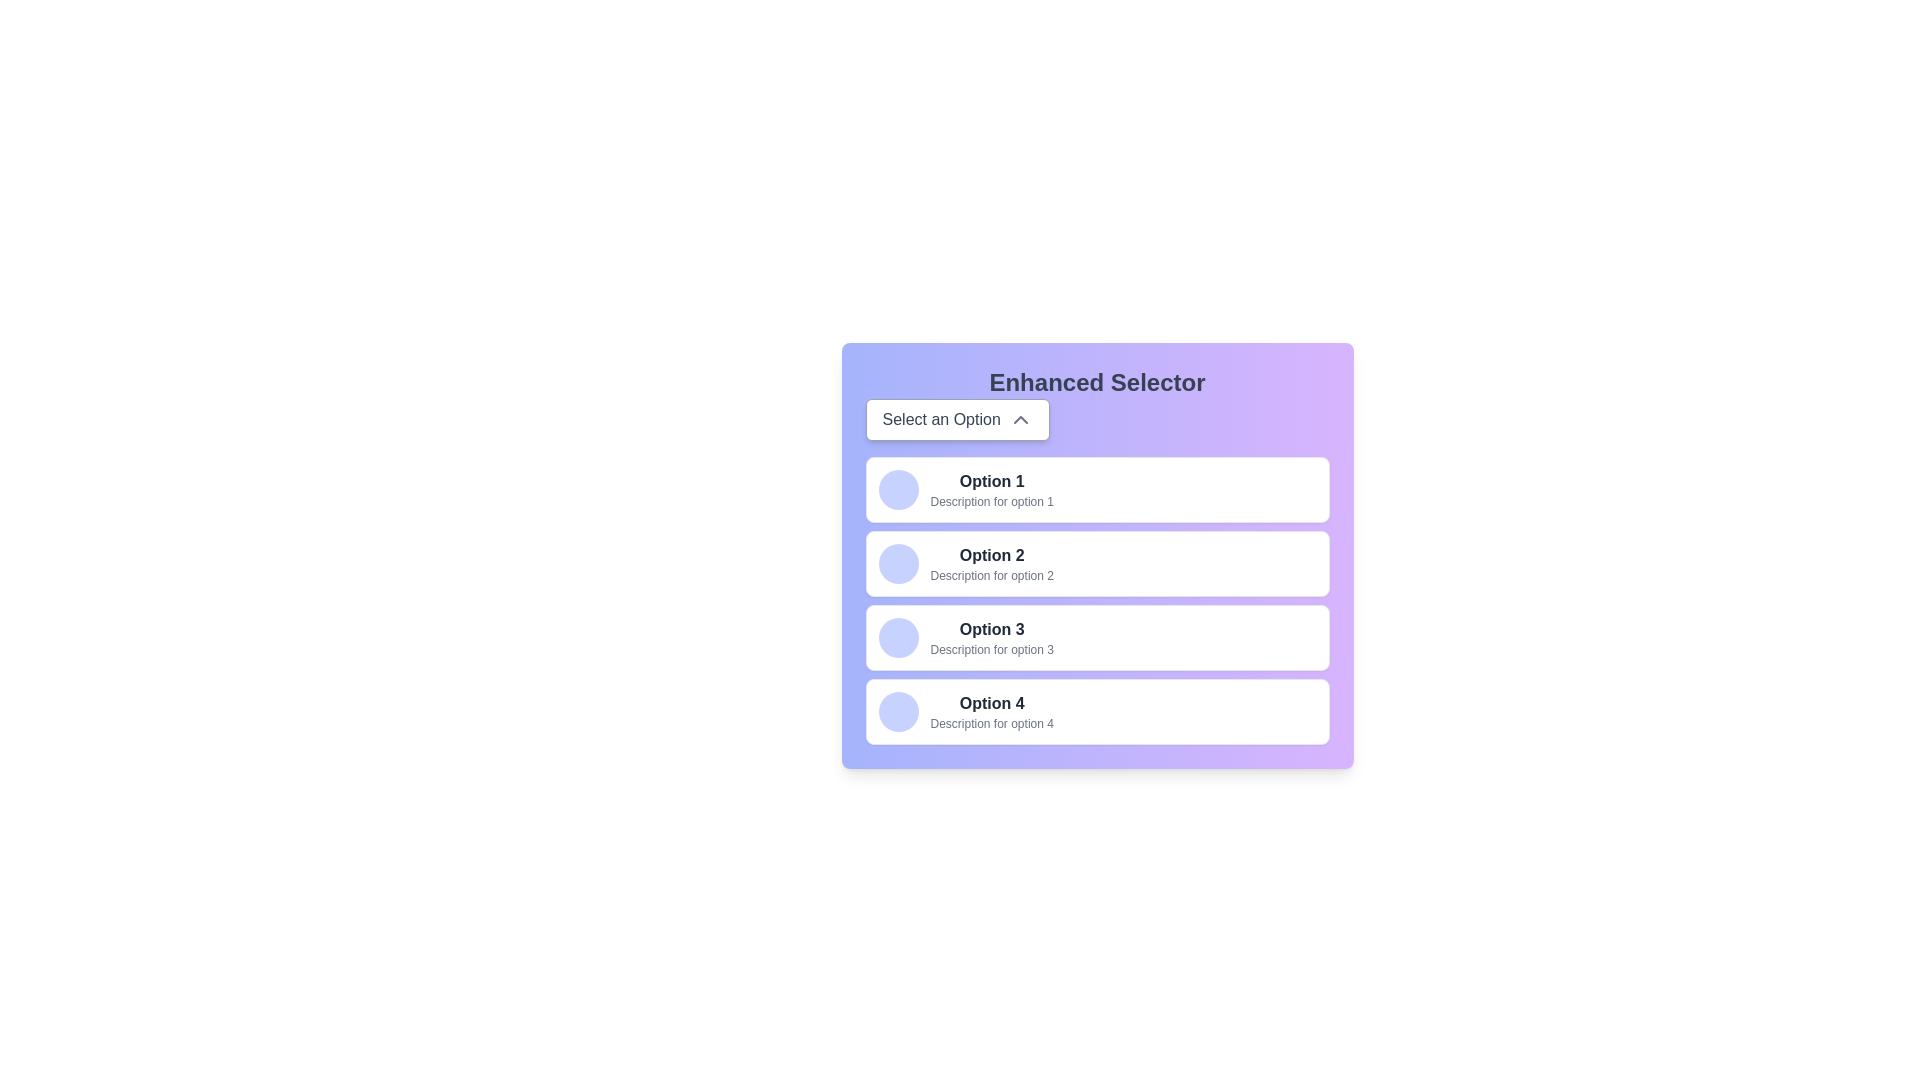 This screenshot has width=1920, height=1080. What do you see at coordinates (992, 703) in the screenshot?
I see `the Text label that serves as a header or title for the fourth option in the list under the 'Enhanced Selector' section` at bounding box center [992, 703].